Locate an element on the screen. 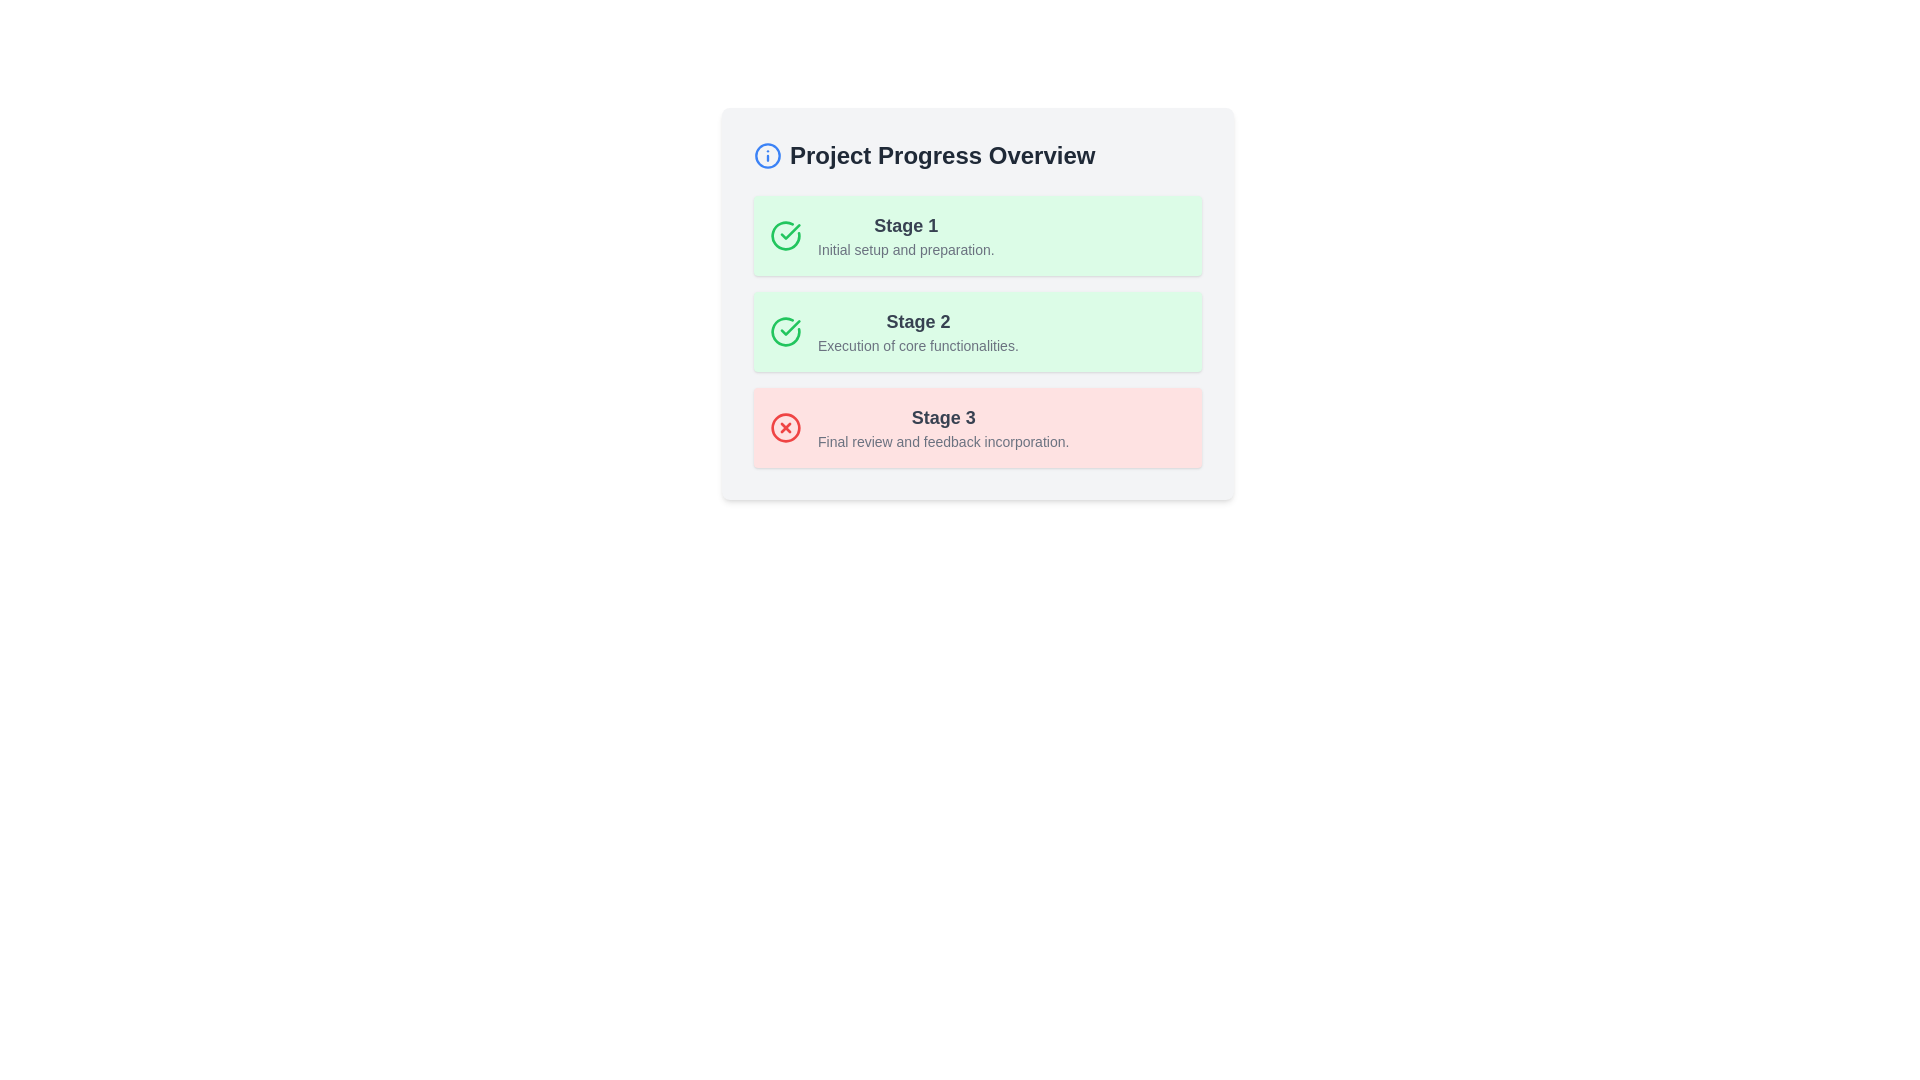  the text label displaying 'Execution of core functionalities.' which is styled in a small gray font, located beneath the 'Stage 2' text within the light green progress completion rectangle is located at coordinates (917, 345).